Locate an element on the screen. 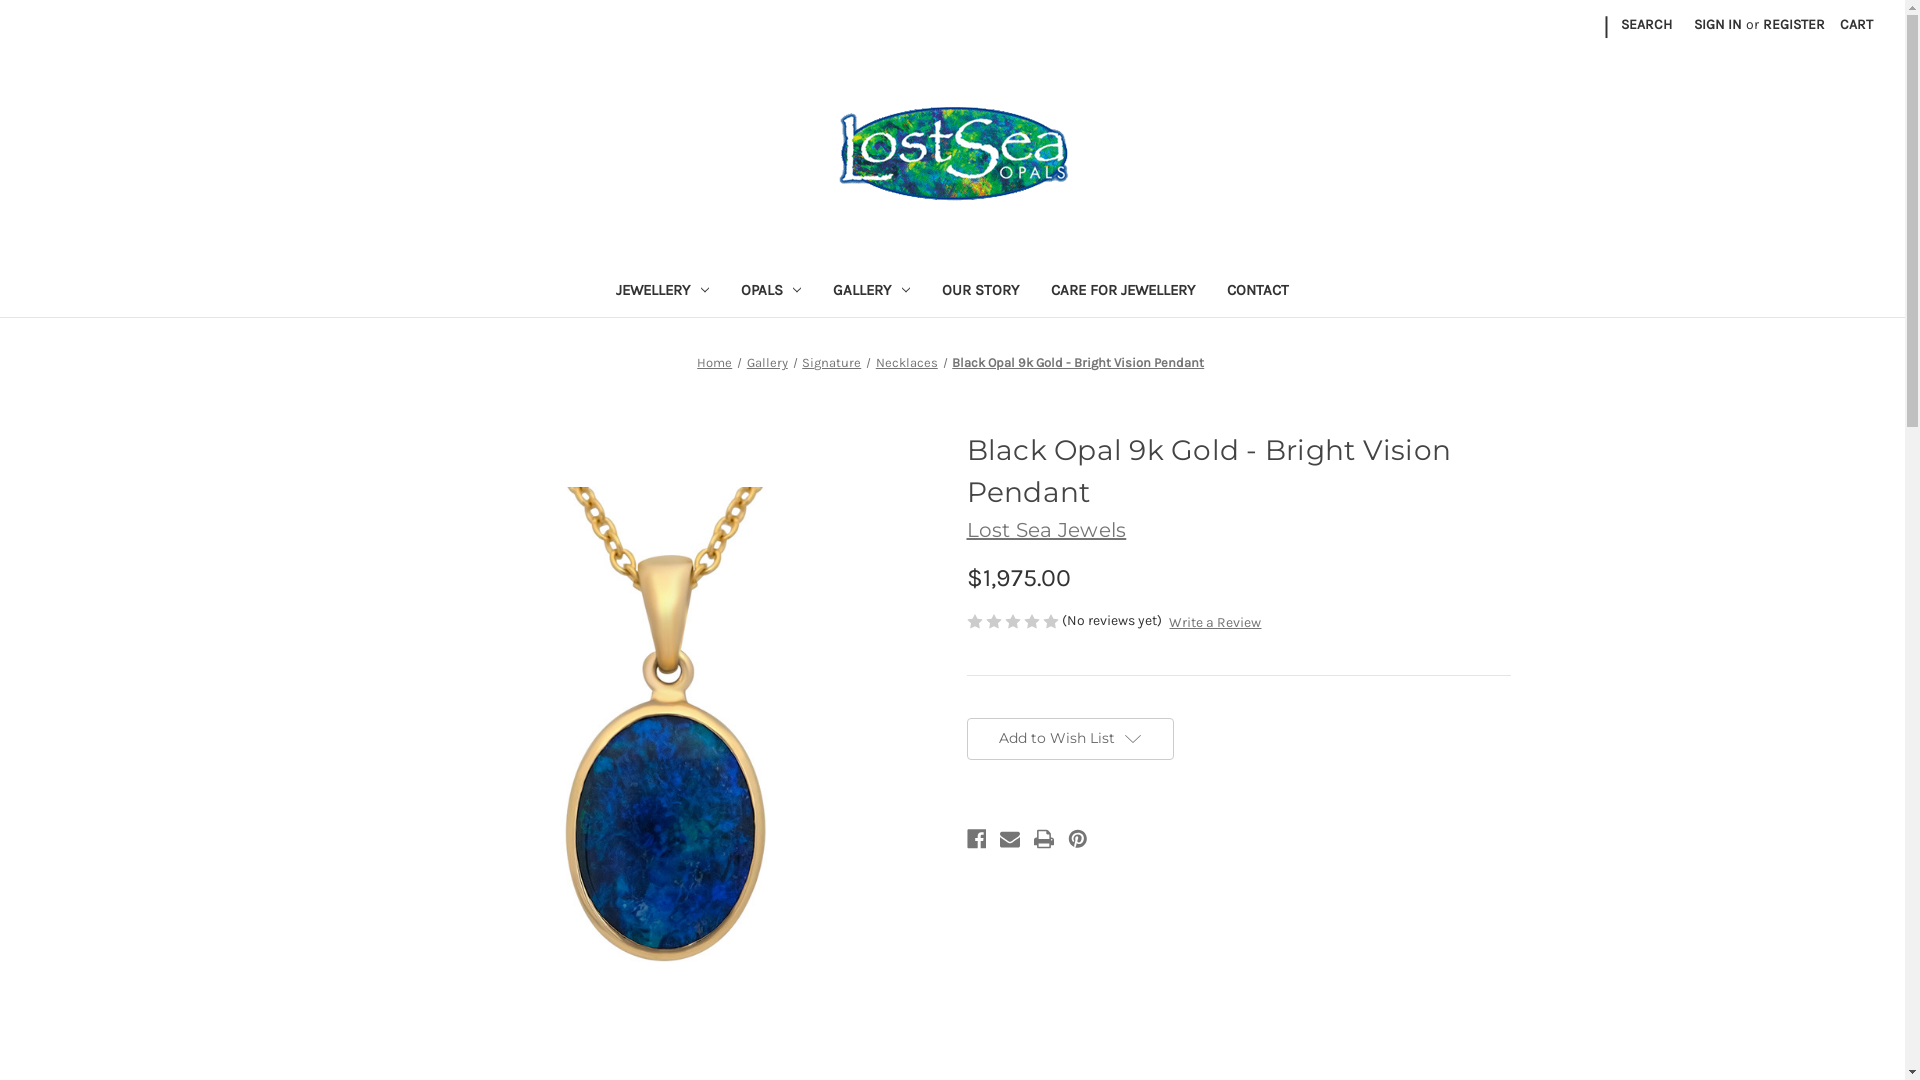  'Facebook' is located at coordinates (975, 839).